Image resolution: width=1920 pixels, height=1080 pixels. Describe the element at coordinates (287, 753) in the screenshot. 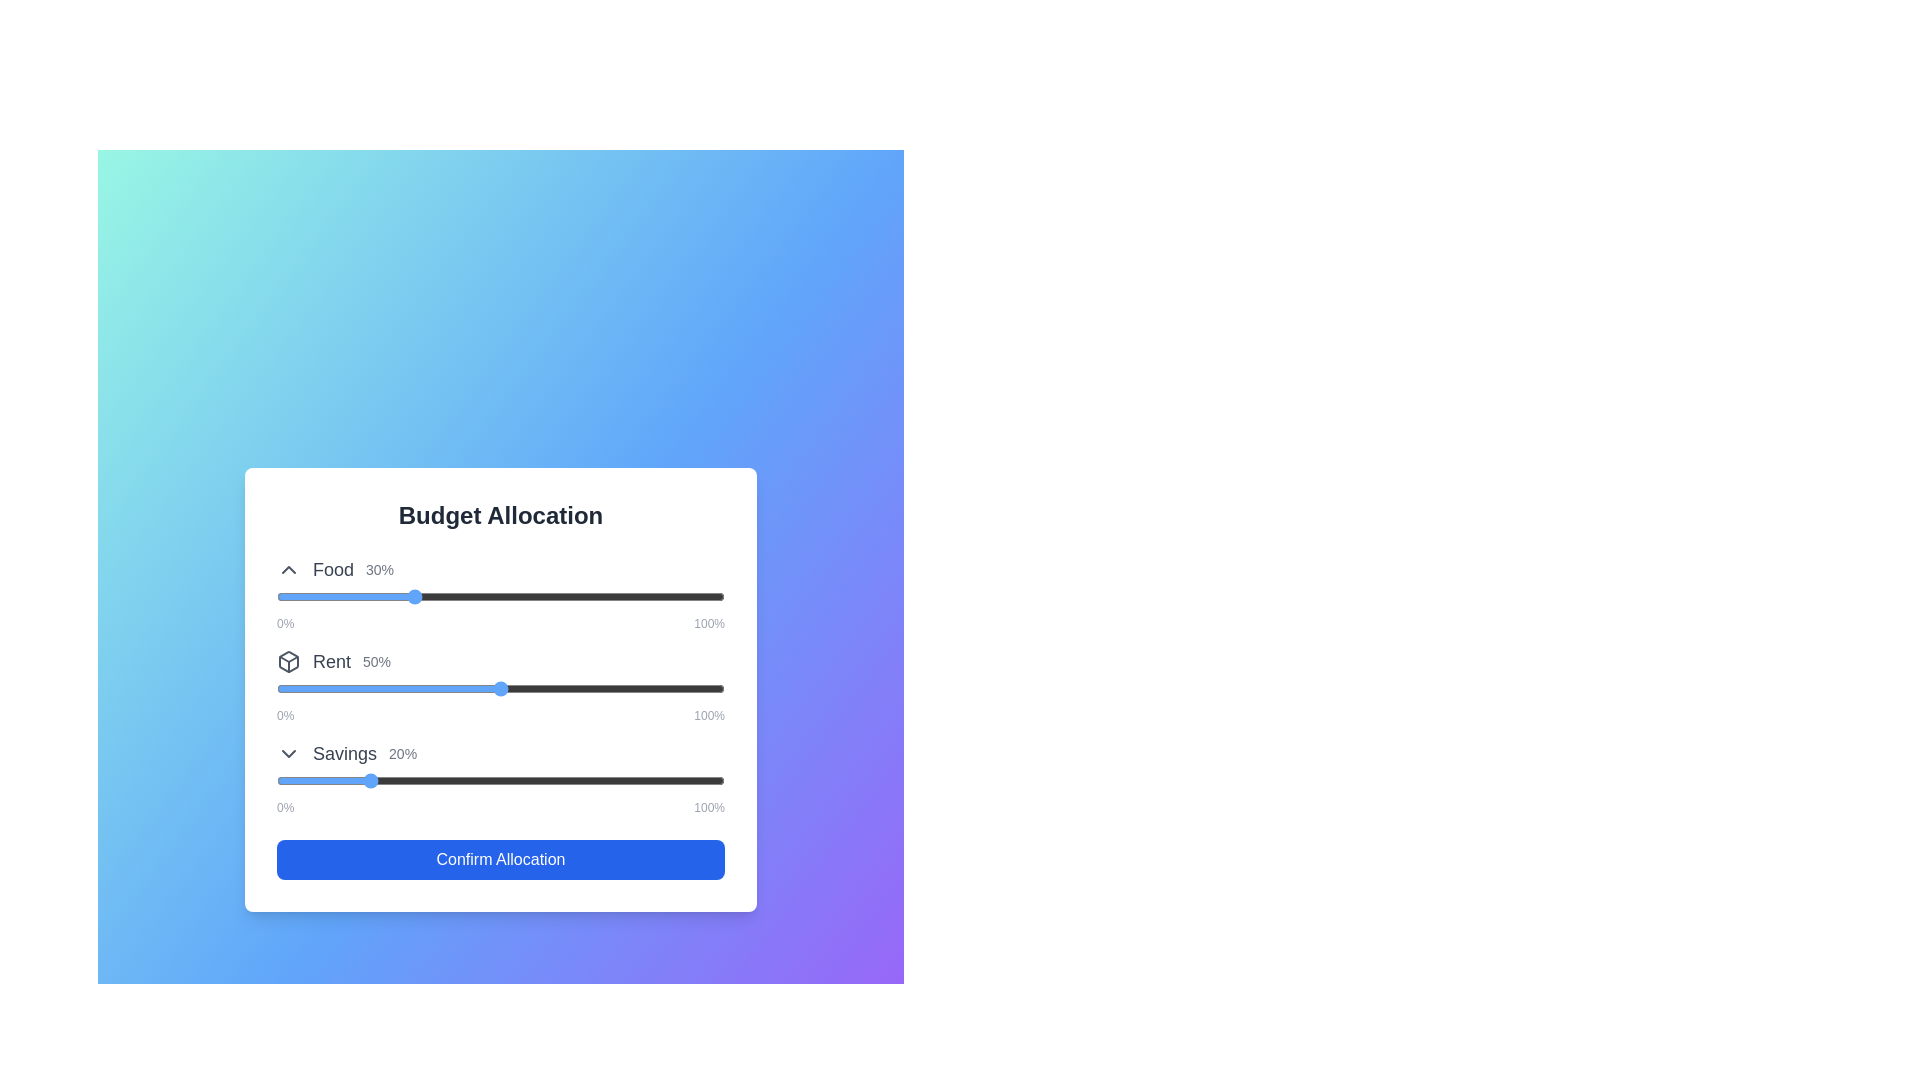

I see `the icon representing the Savings category` at that location.